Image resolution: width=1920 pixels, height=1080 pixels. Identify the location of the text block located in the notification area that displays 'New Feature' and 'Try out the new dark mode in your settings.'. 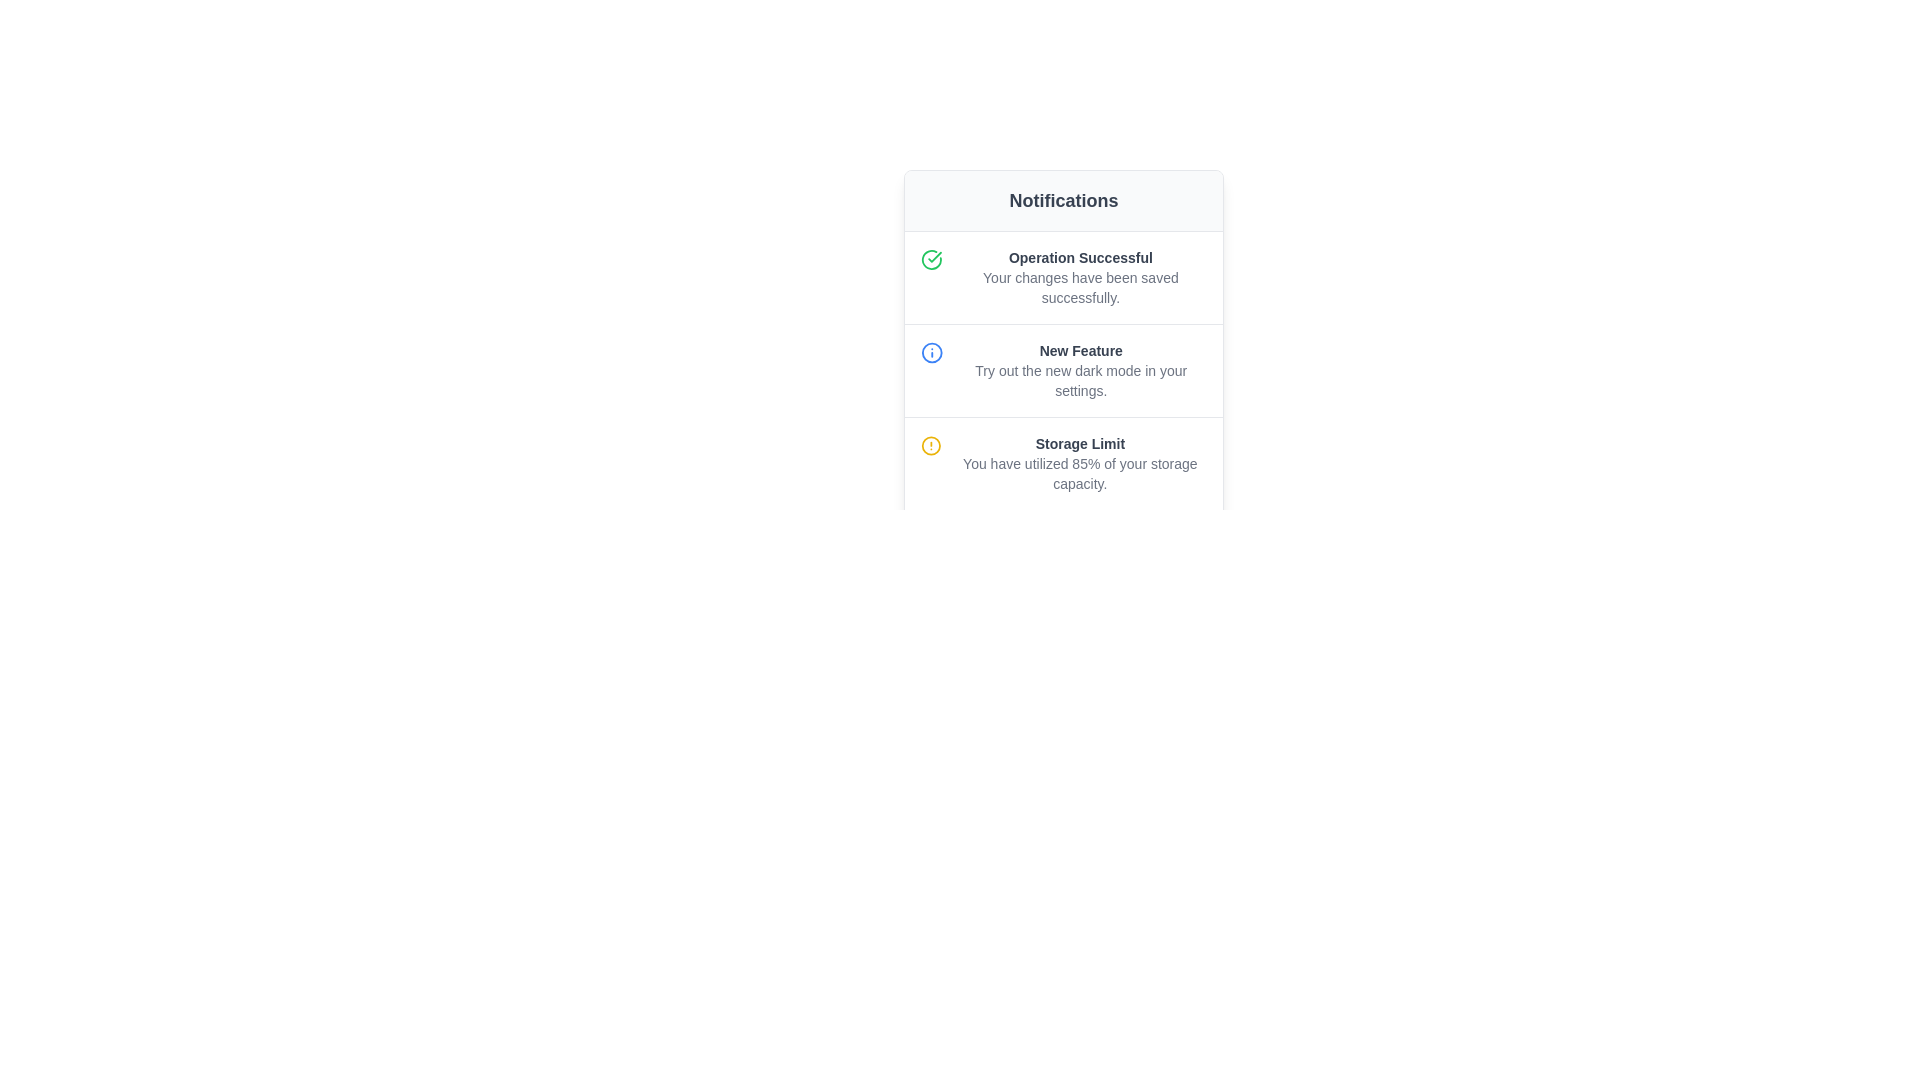
(1080, 370).